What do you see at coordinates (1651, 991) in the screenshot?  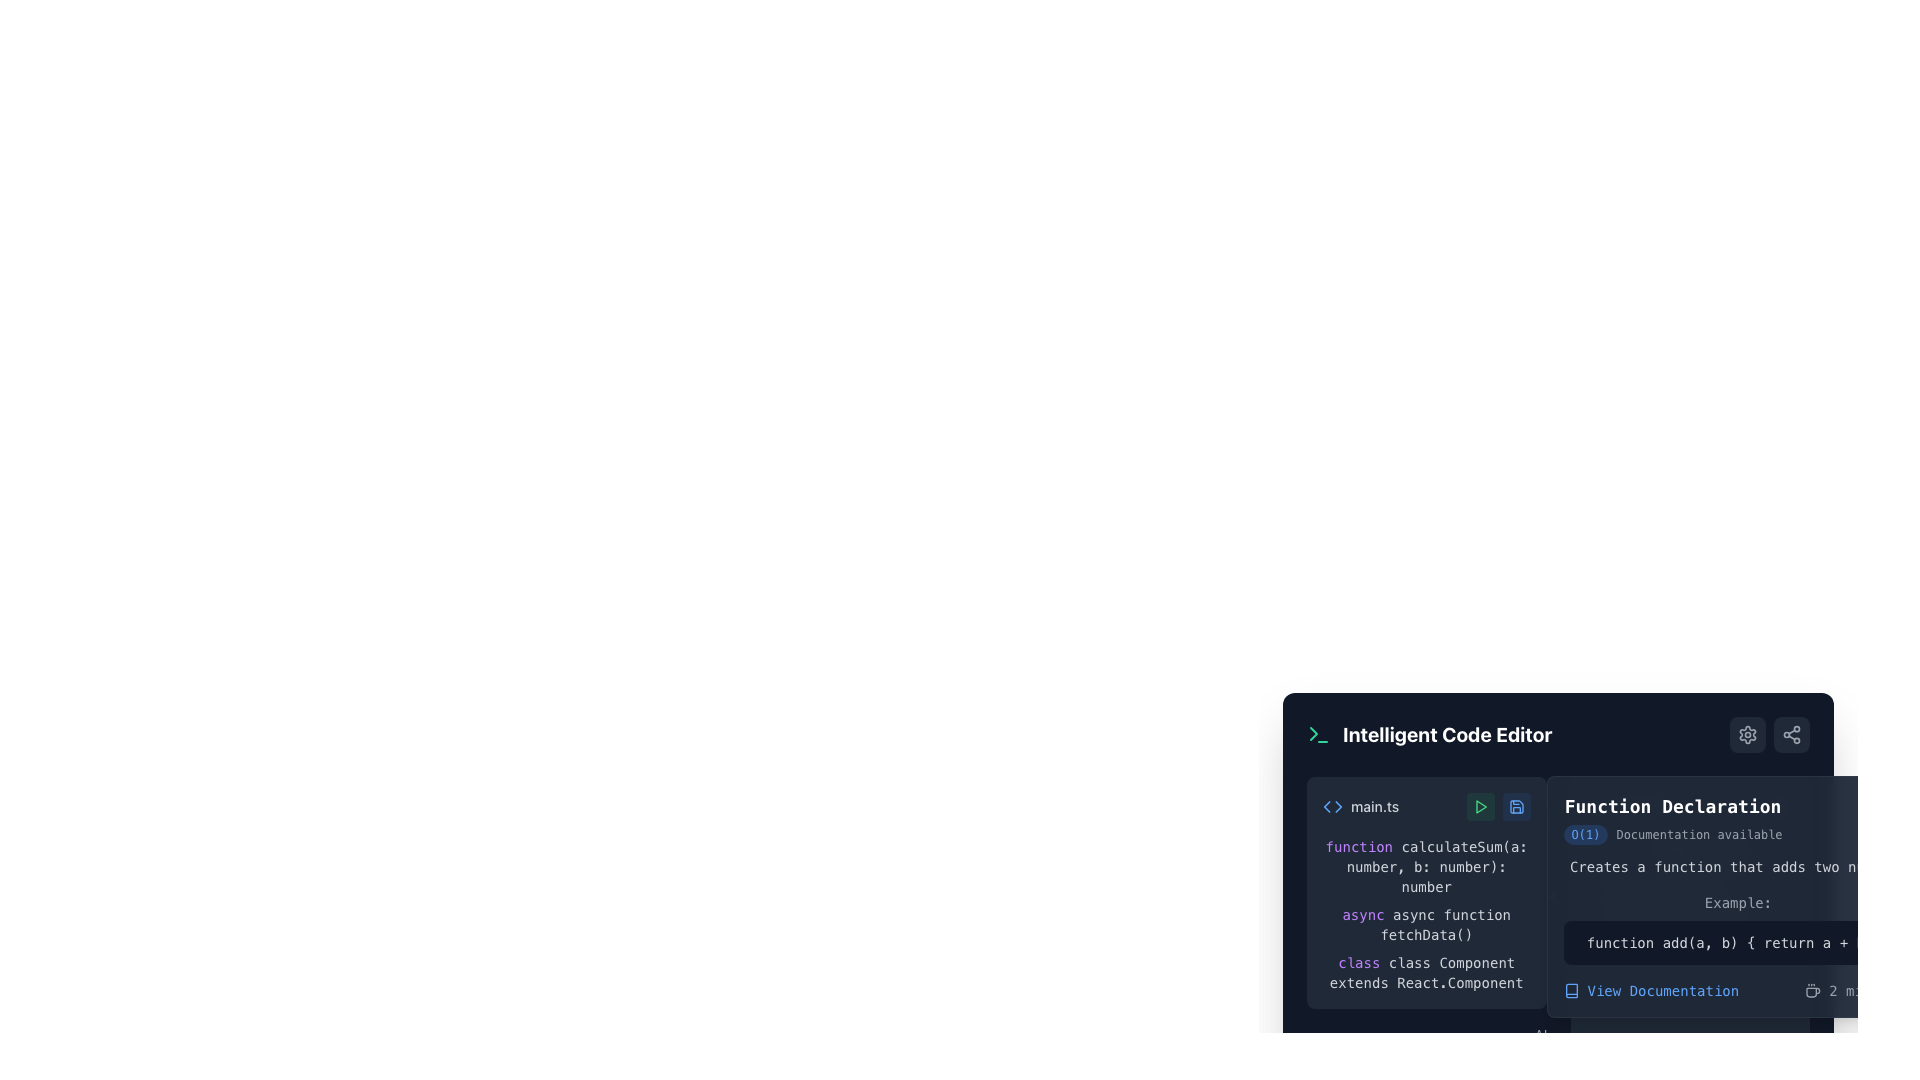 I see `the stylized hyperlink labeled 'View Documentation' with an open book icon` at bounding box center [1651, 991].